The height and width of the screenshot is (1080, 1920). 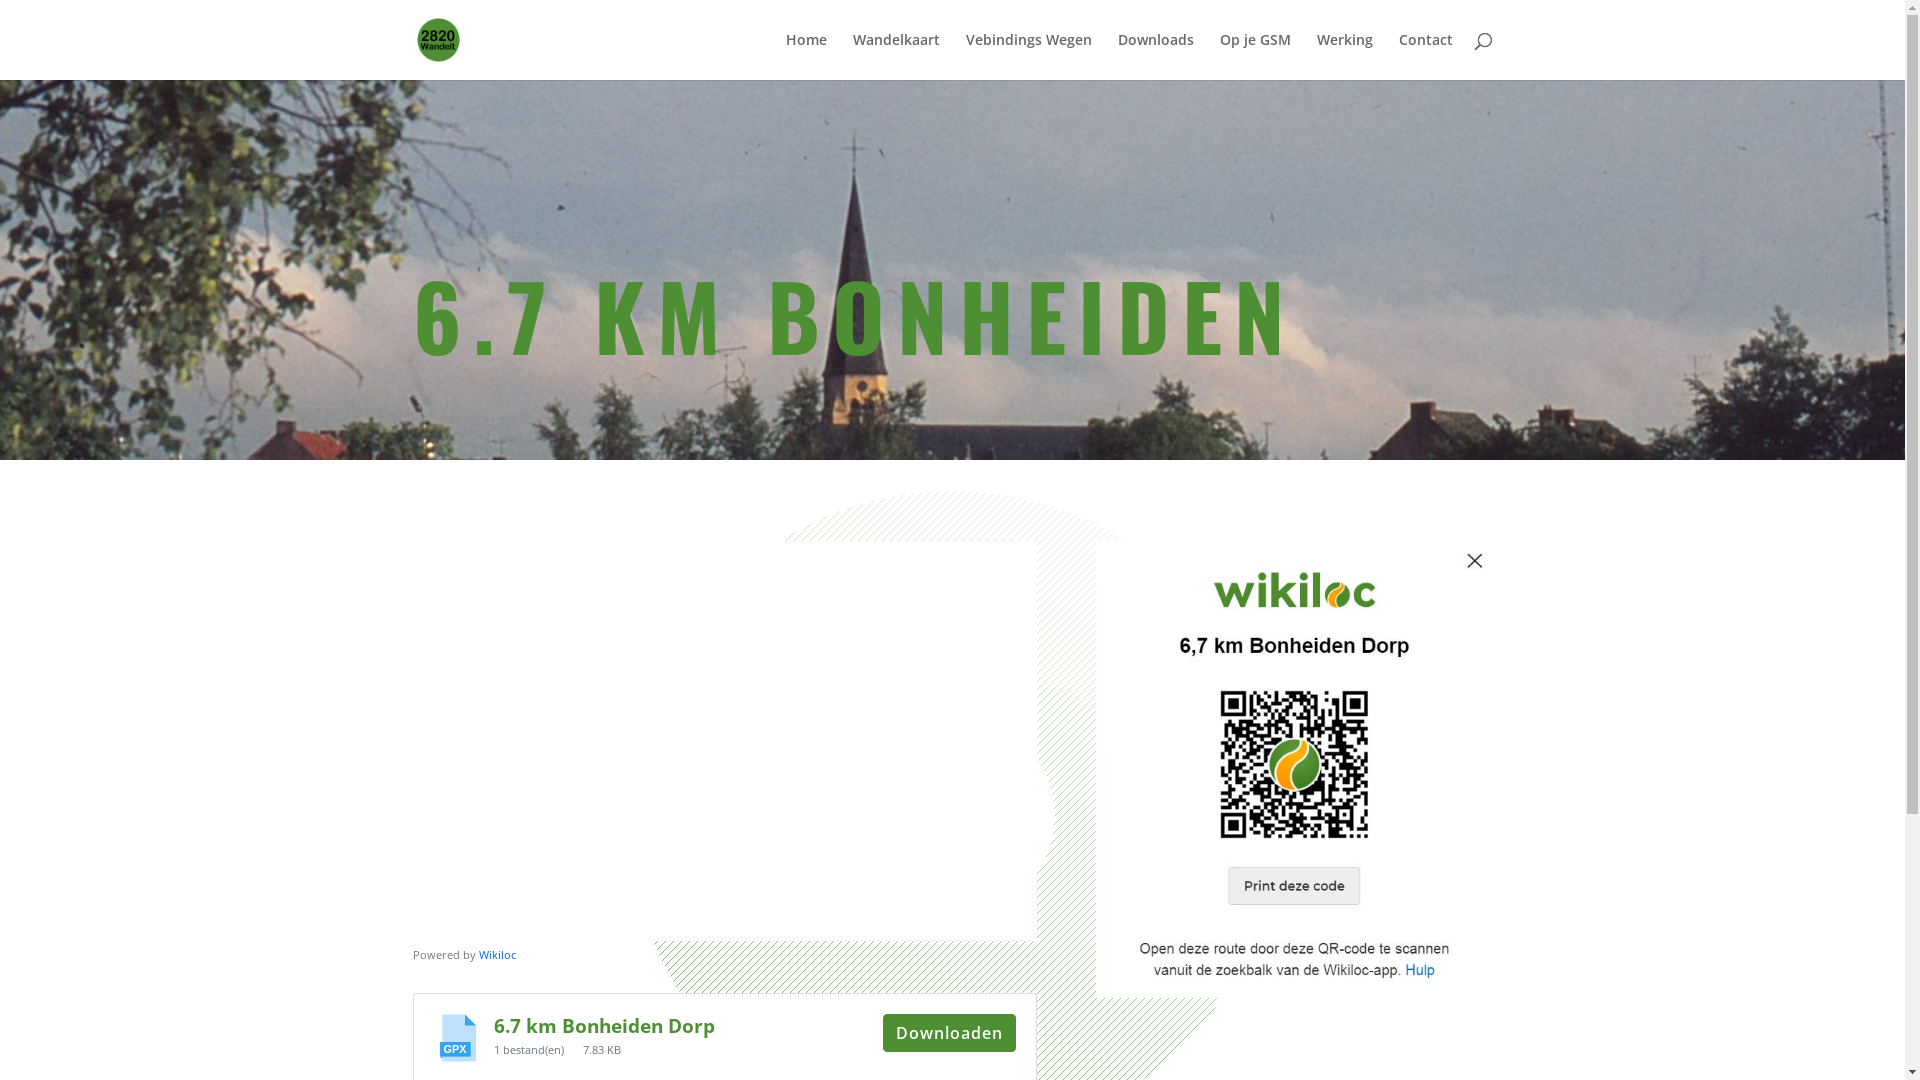 What do you see at coordinates (948, 1033) in the screenshot?
I see `'Downloaden'` at bounding box center [948, 1033].